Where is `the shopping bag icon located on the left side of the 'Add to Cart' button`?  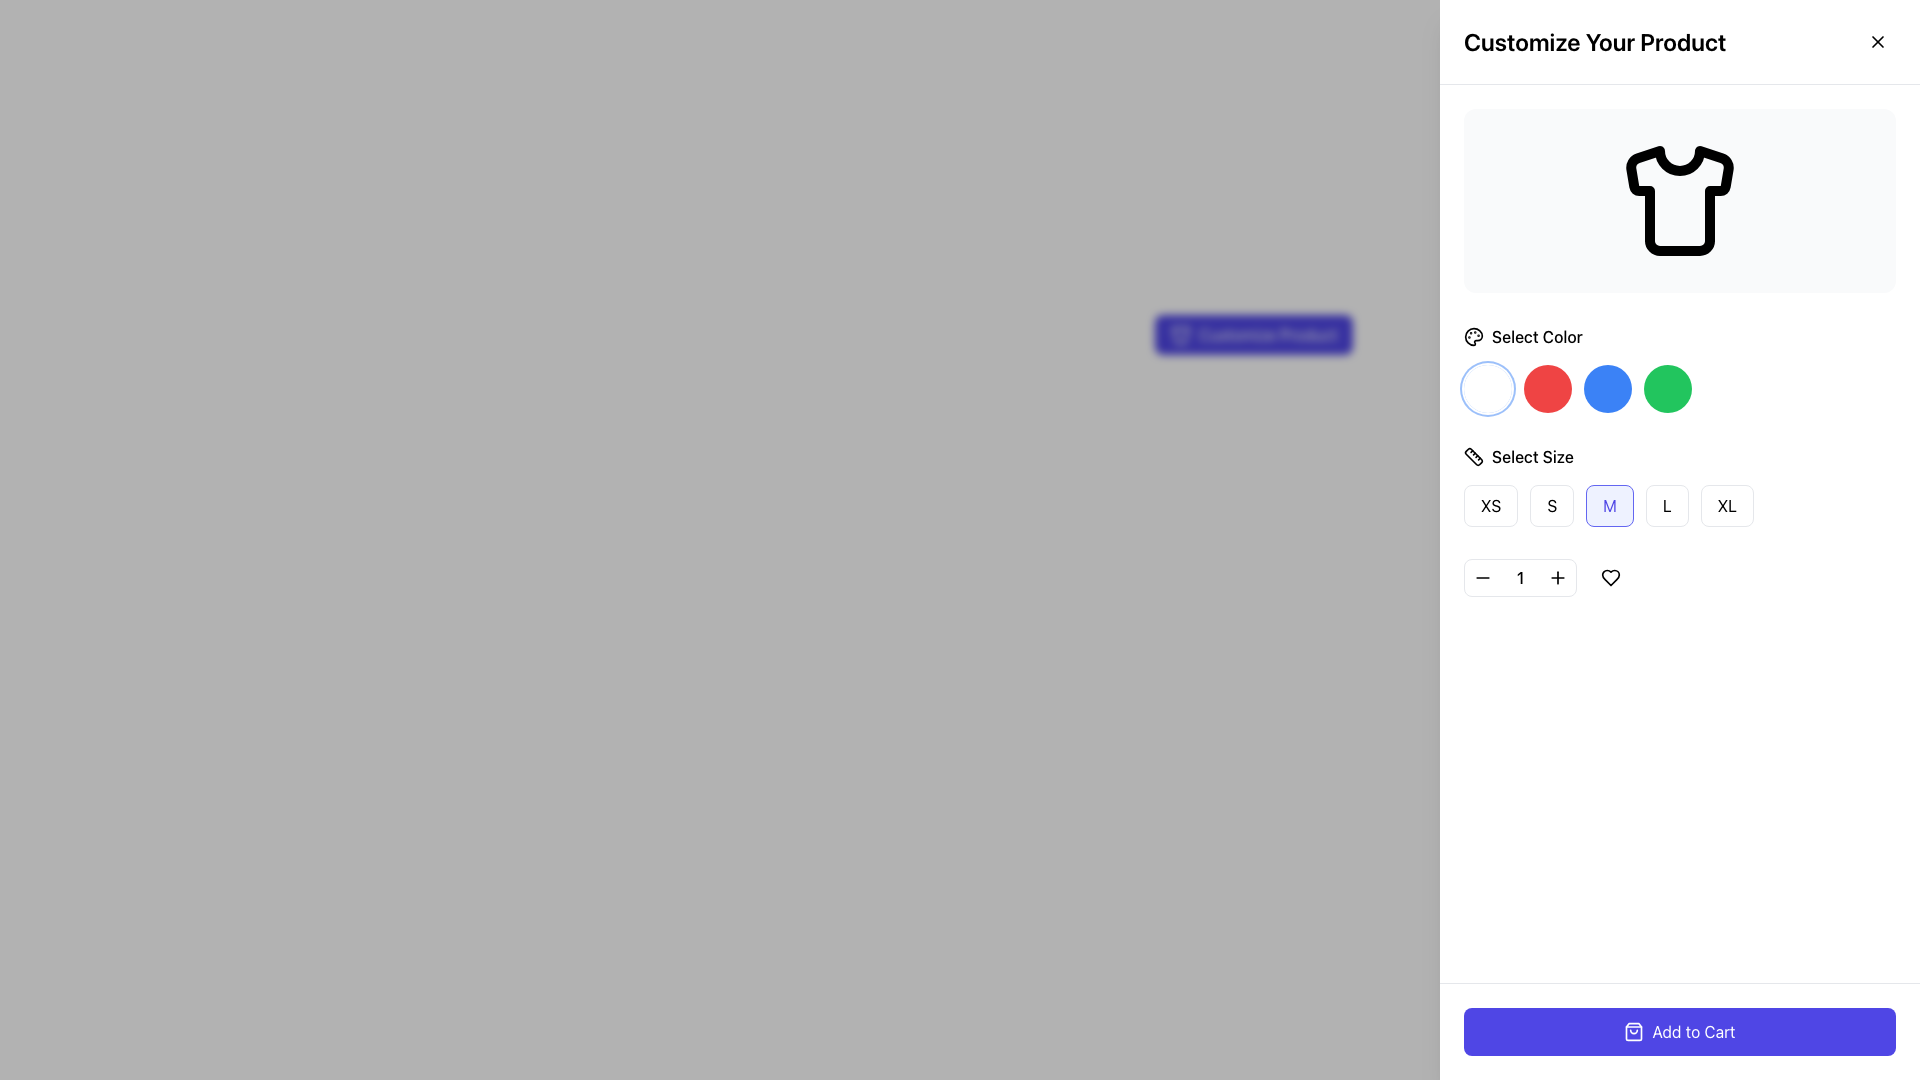 the shopping bag icon located on the left side of the 'Add to Cart' button is located at coordinates (1633, 1032).